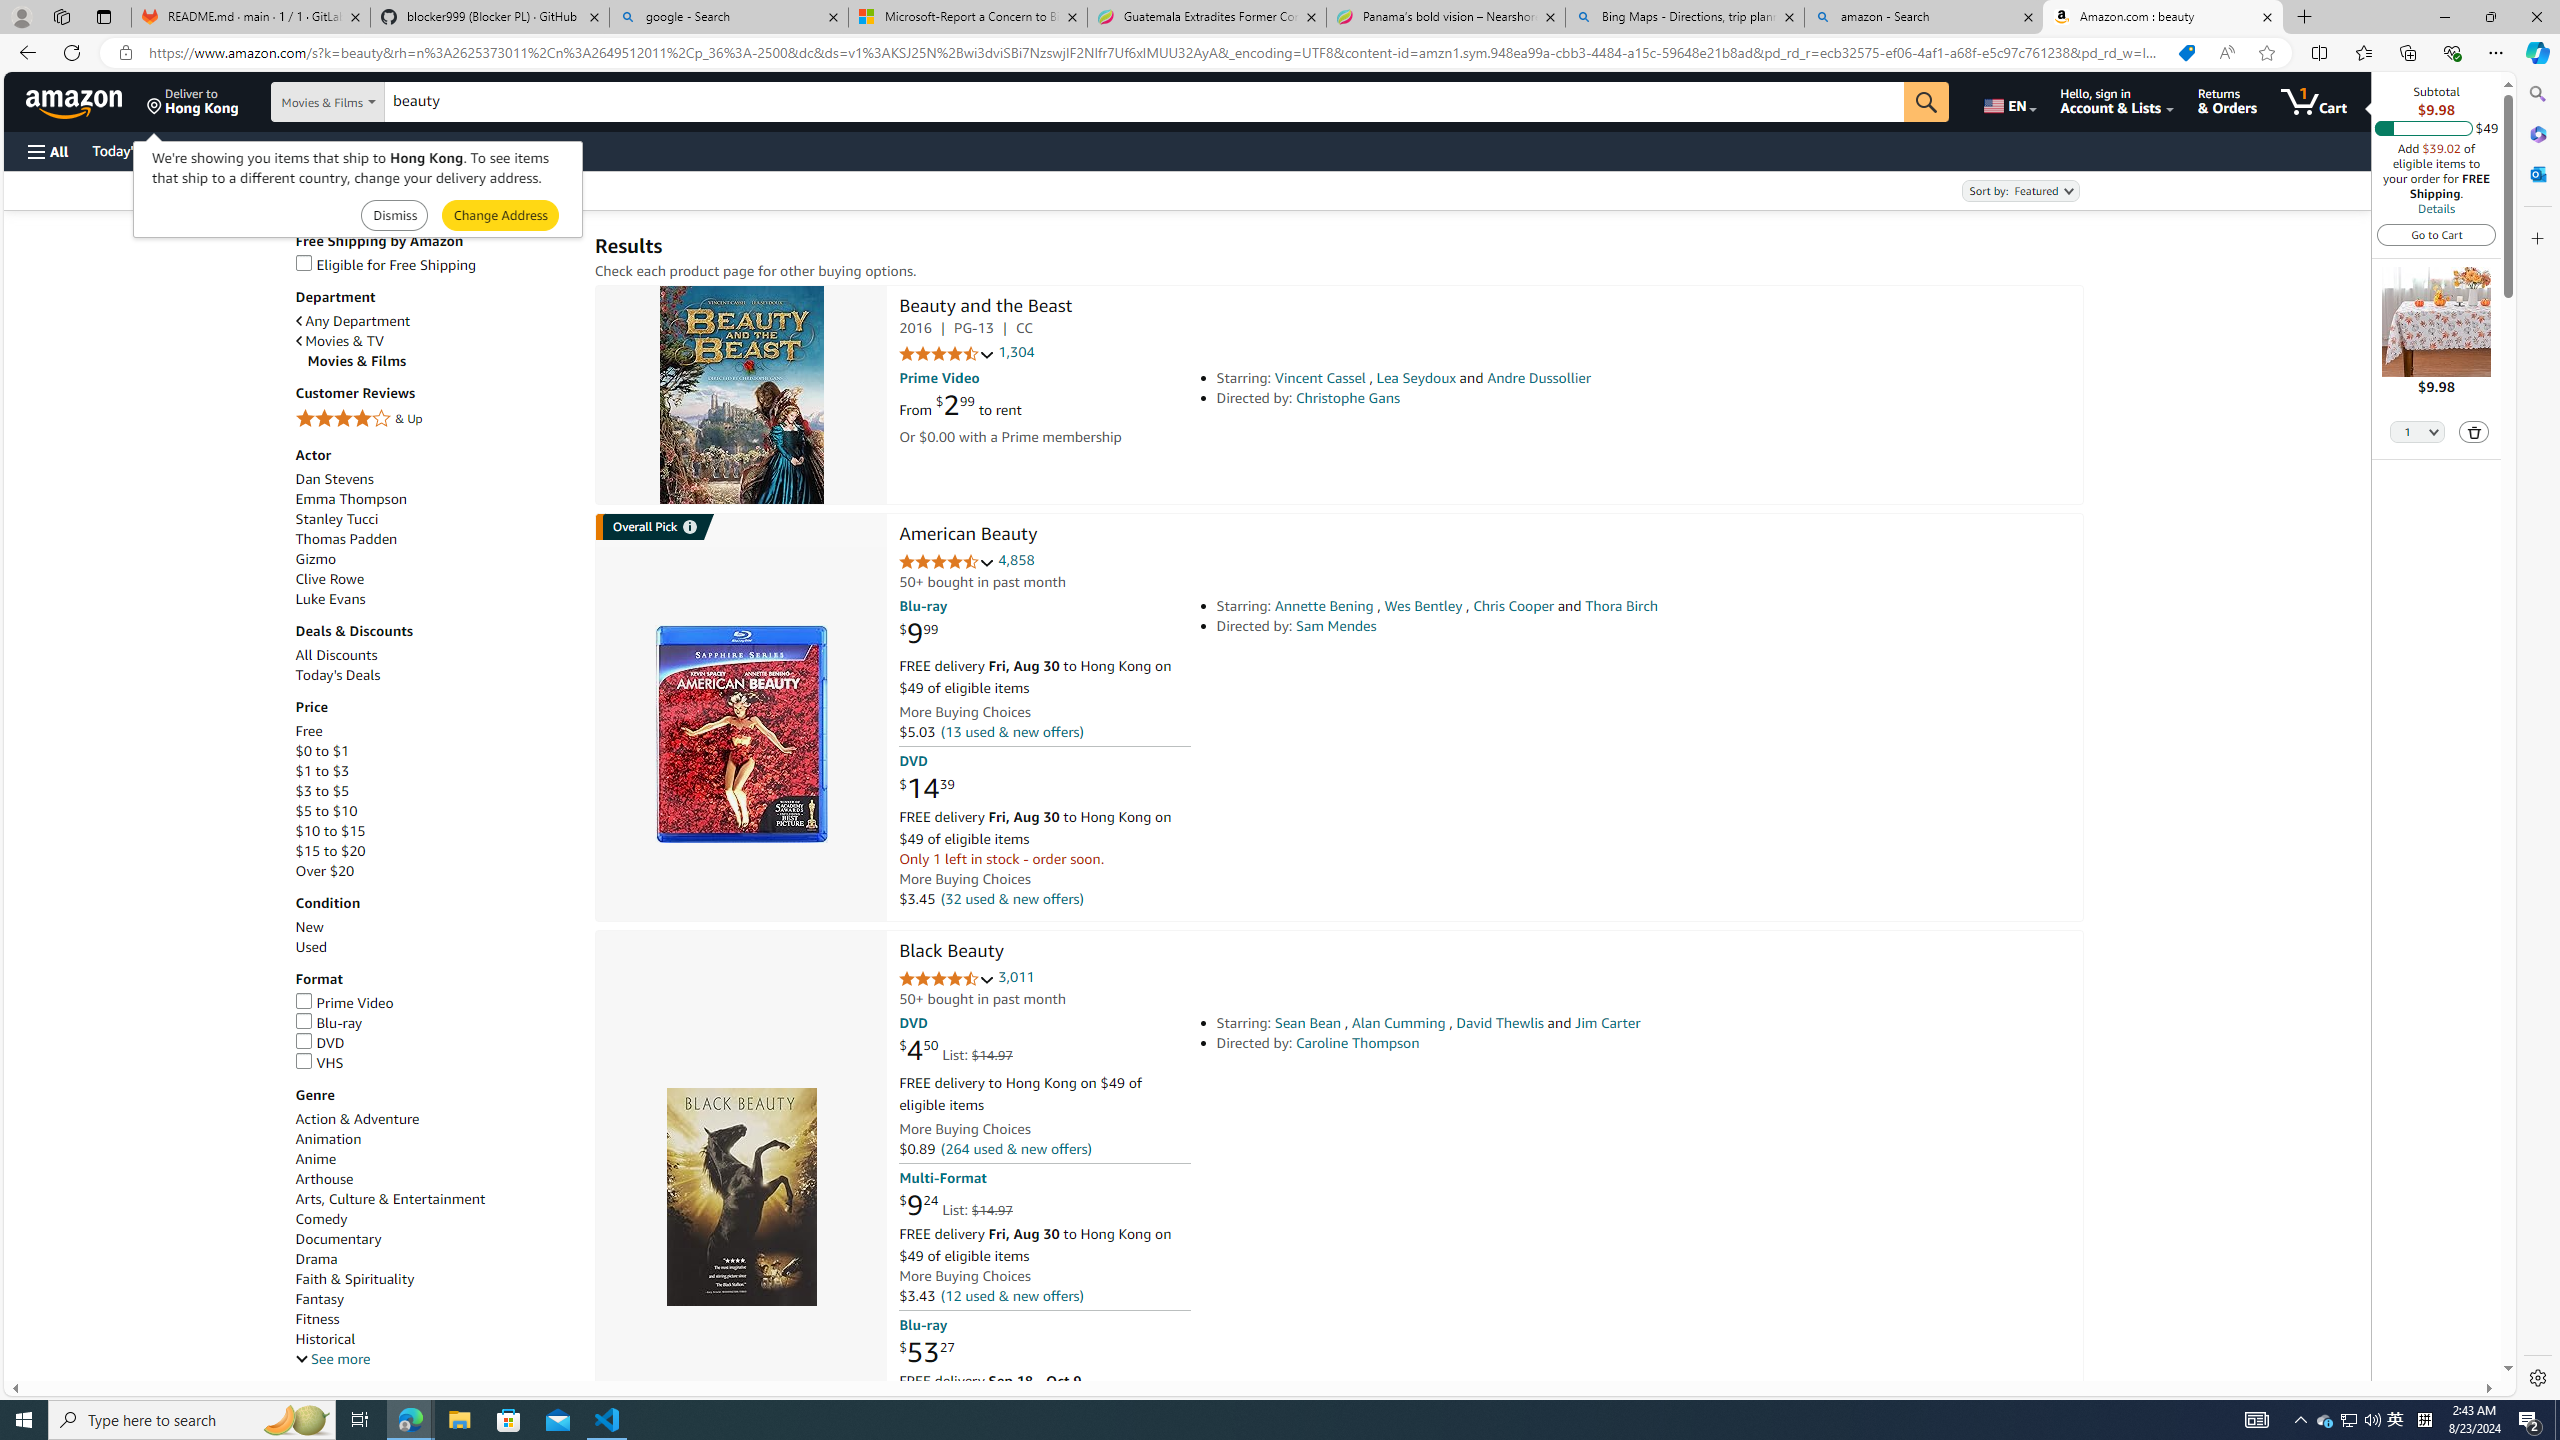 The image size is (2560, 1440). Describe the element at coordinates (435, 770) in the screenshot. I see `'$1 to $3'` at that location.